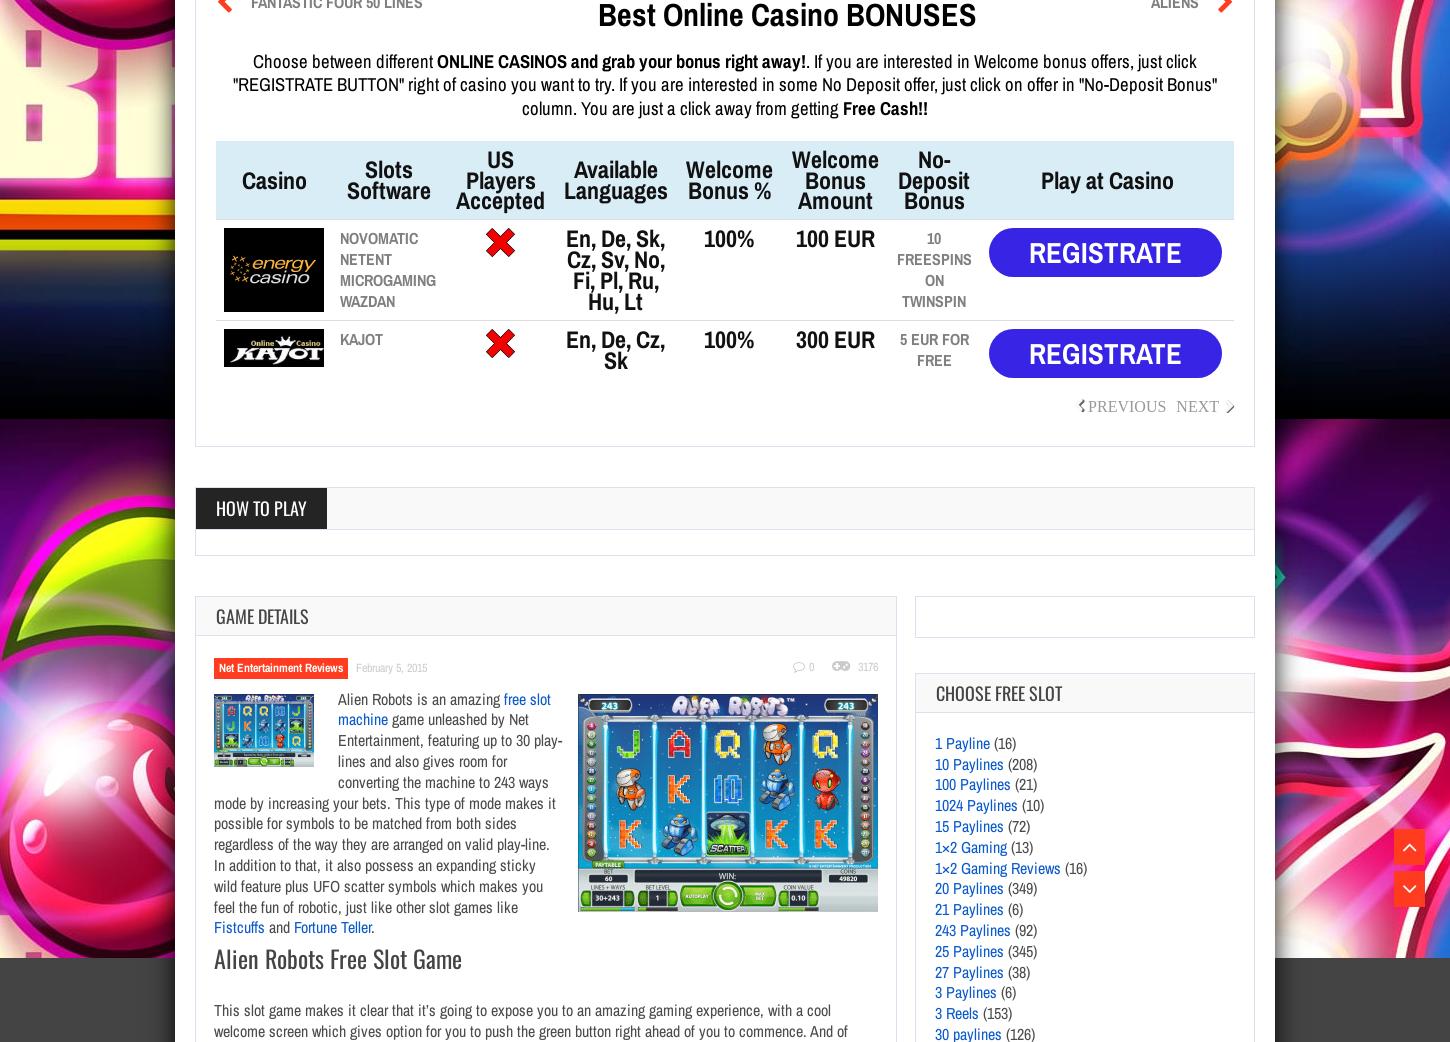 The height and width of the screenshot is (1042, 1450). What do you see at coordinates (371, 925) in the screenshot?
I see `'.'` at bounding box center [371, 925].